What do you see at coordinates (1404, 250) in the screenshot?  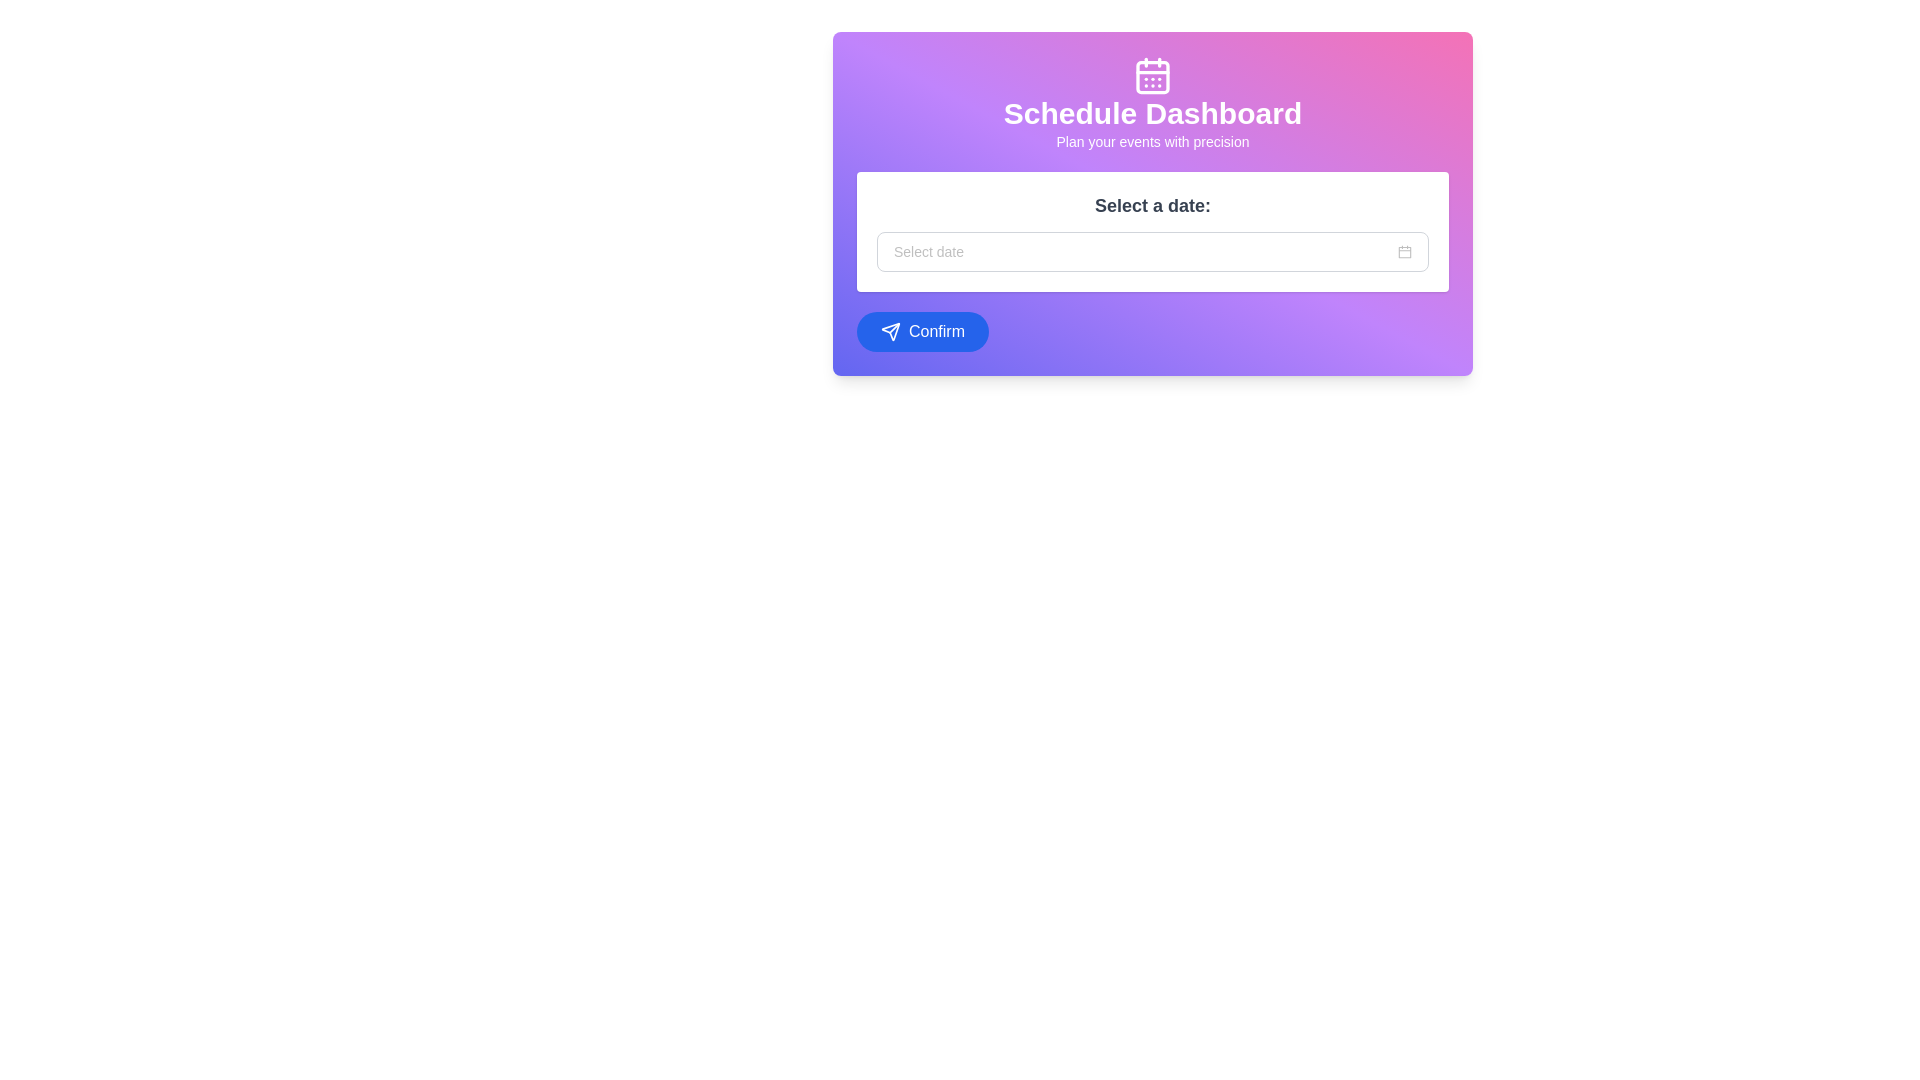 I see `the calendar icon located at the far right end of the 'Select a date' input field` at bounding box center [1404, 250].